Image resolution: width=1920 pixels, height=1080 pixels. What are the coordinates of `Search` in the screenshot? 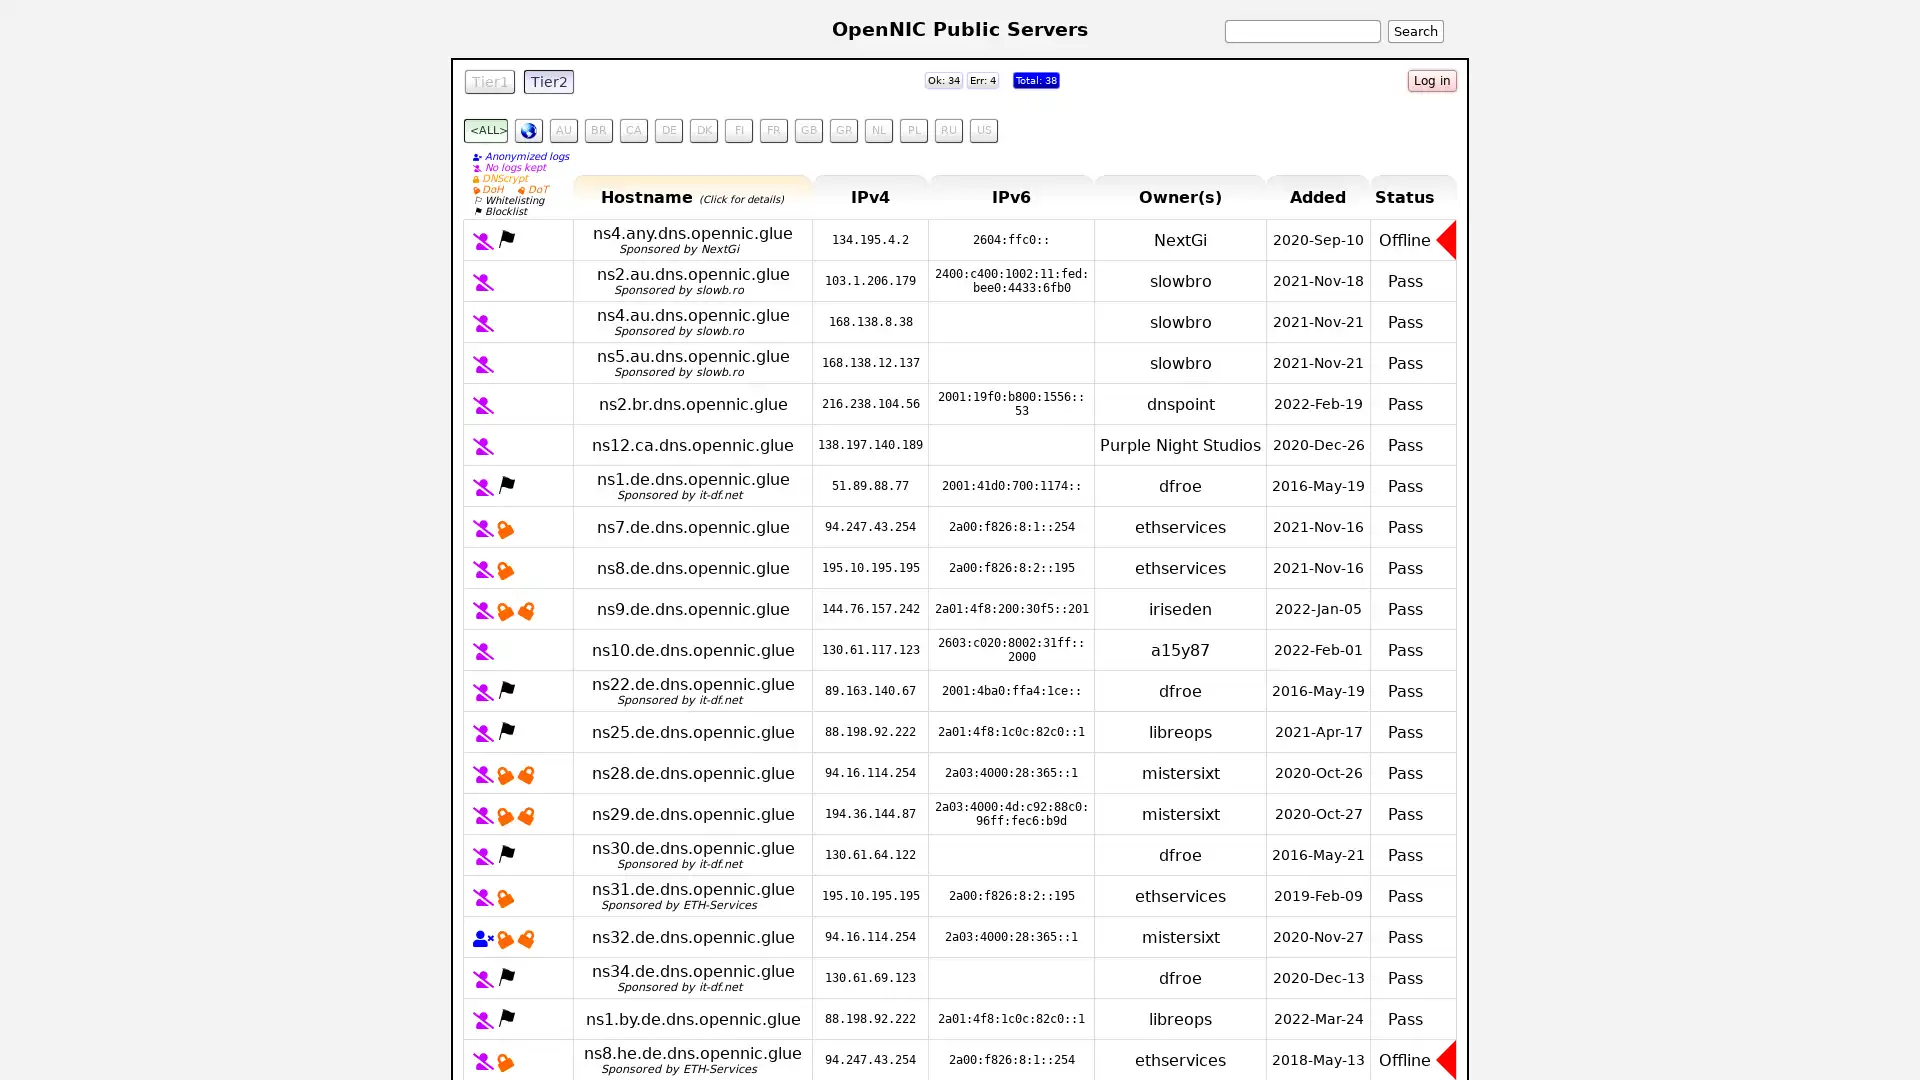 It's located at (1415, 30).